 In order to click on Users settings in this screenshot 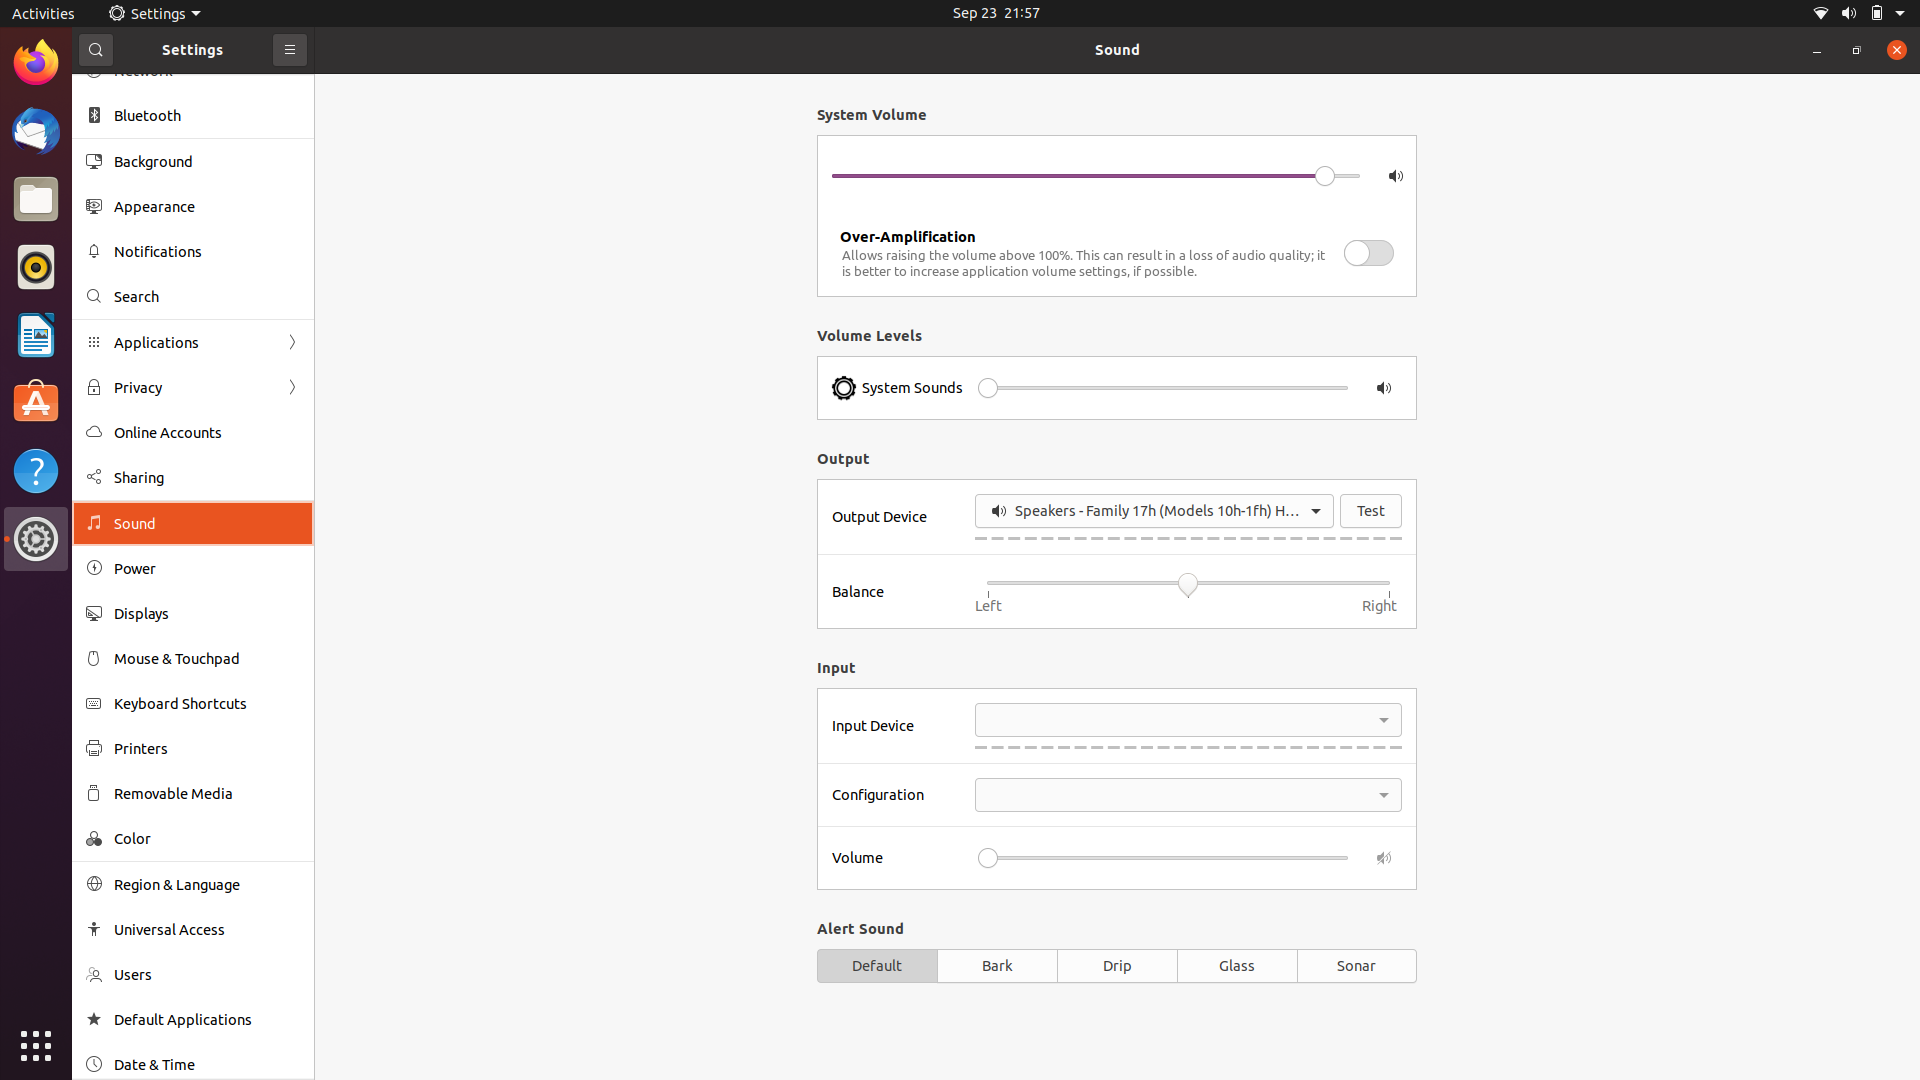, I will do `click(193, 976)`.